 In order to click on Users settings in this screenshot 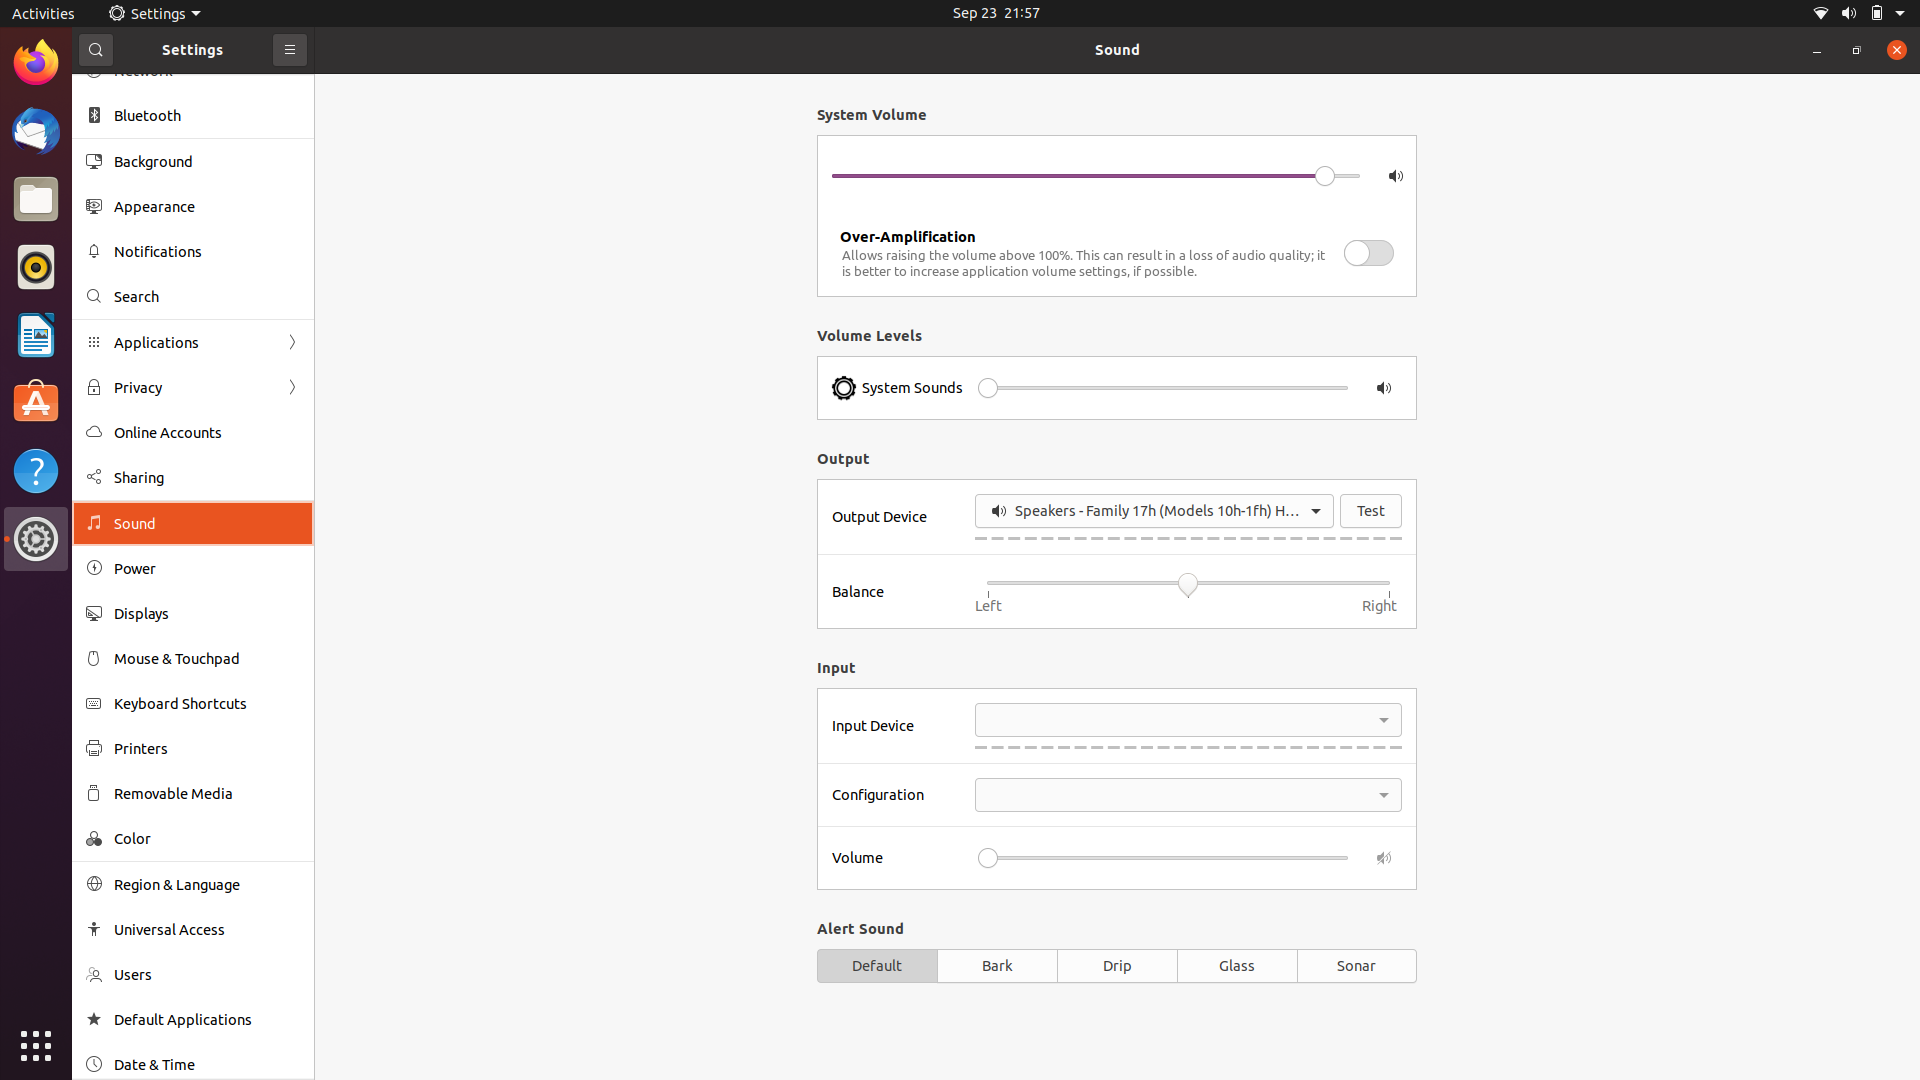, I will do `click(193, 976)`.